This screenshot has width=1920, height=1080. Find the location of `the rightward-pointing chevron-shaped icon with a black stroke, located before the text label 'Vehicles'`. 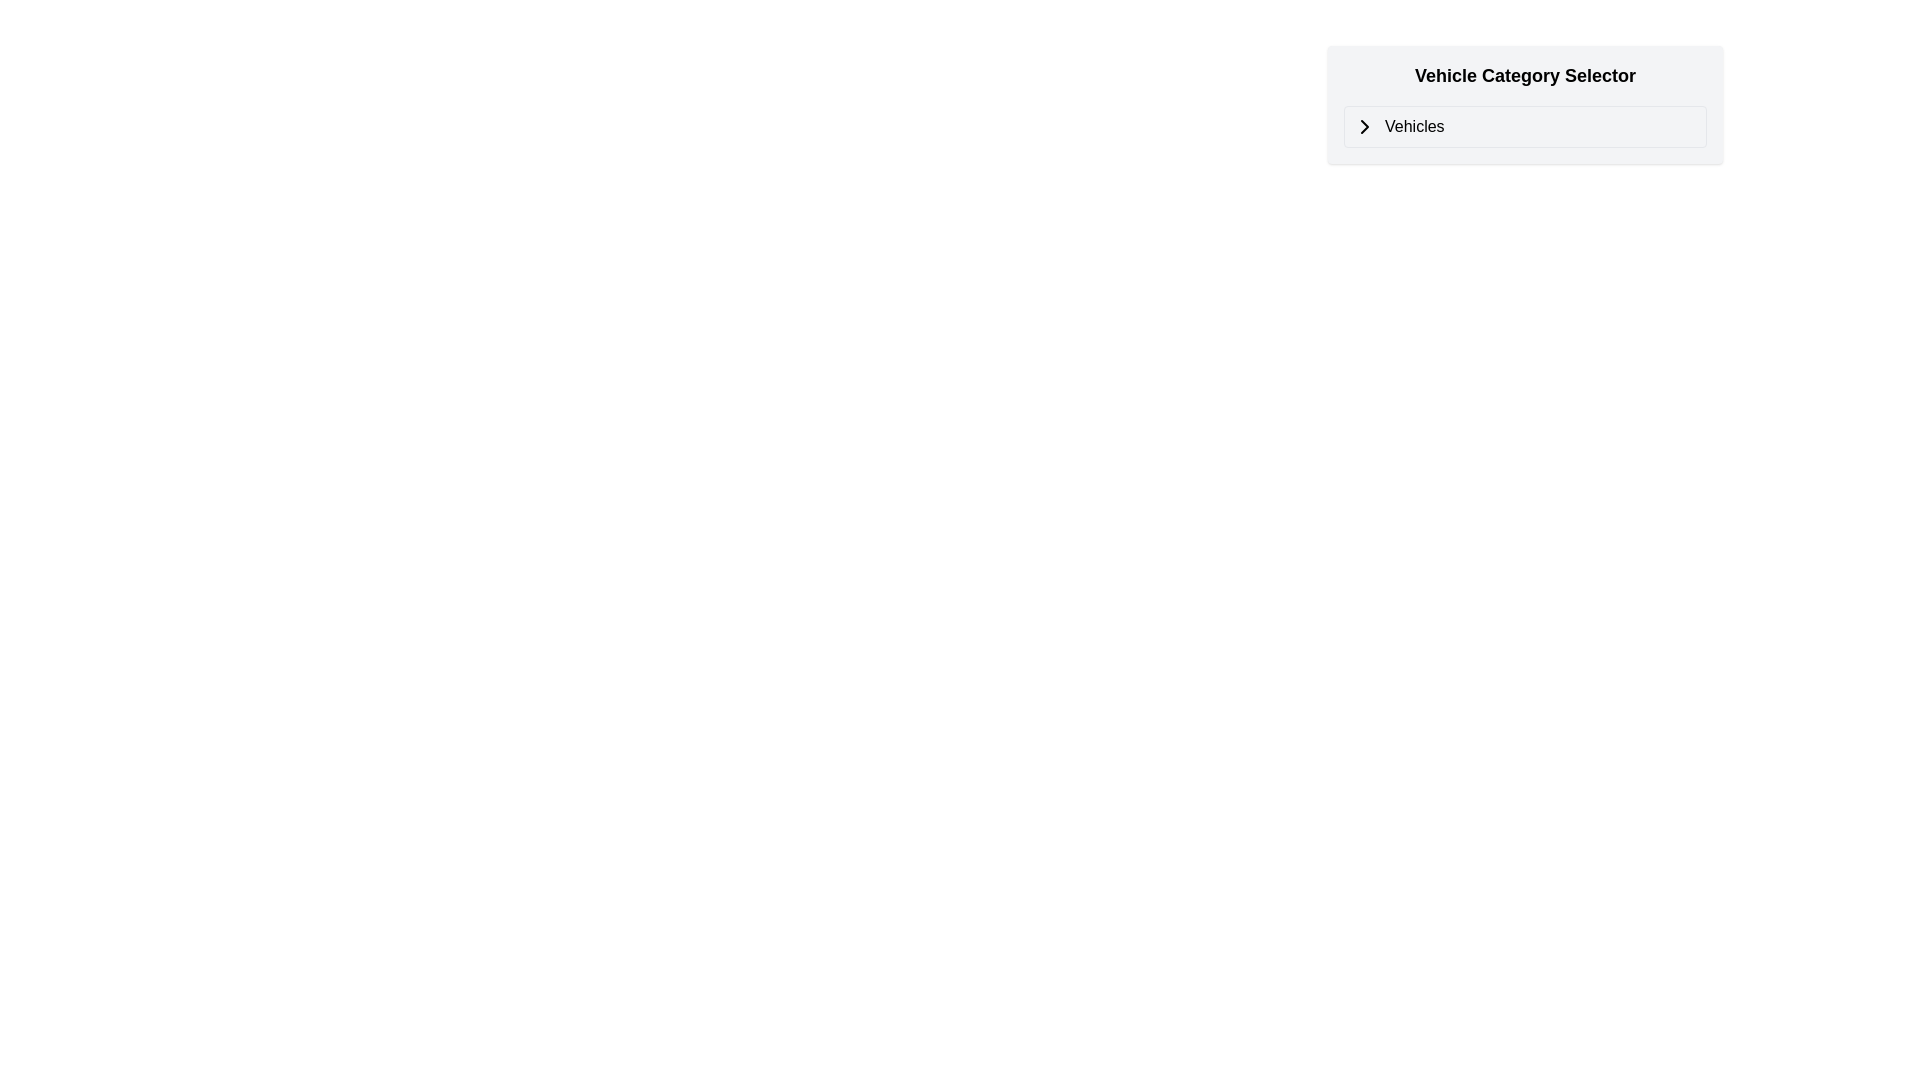

the rightward-pointing chevron-shaped icon with a black stroke, located before the text label 'Vehicles' is located at coordinates (1363, 127).